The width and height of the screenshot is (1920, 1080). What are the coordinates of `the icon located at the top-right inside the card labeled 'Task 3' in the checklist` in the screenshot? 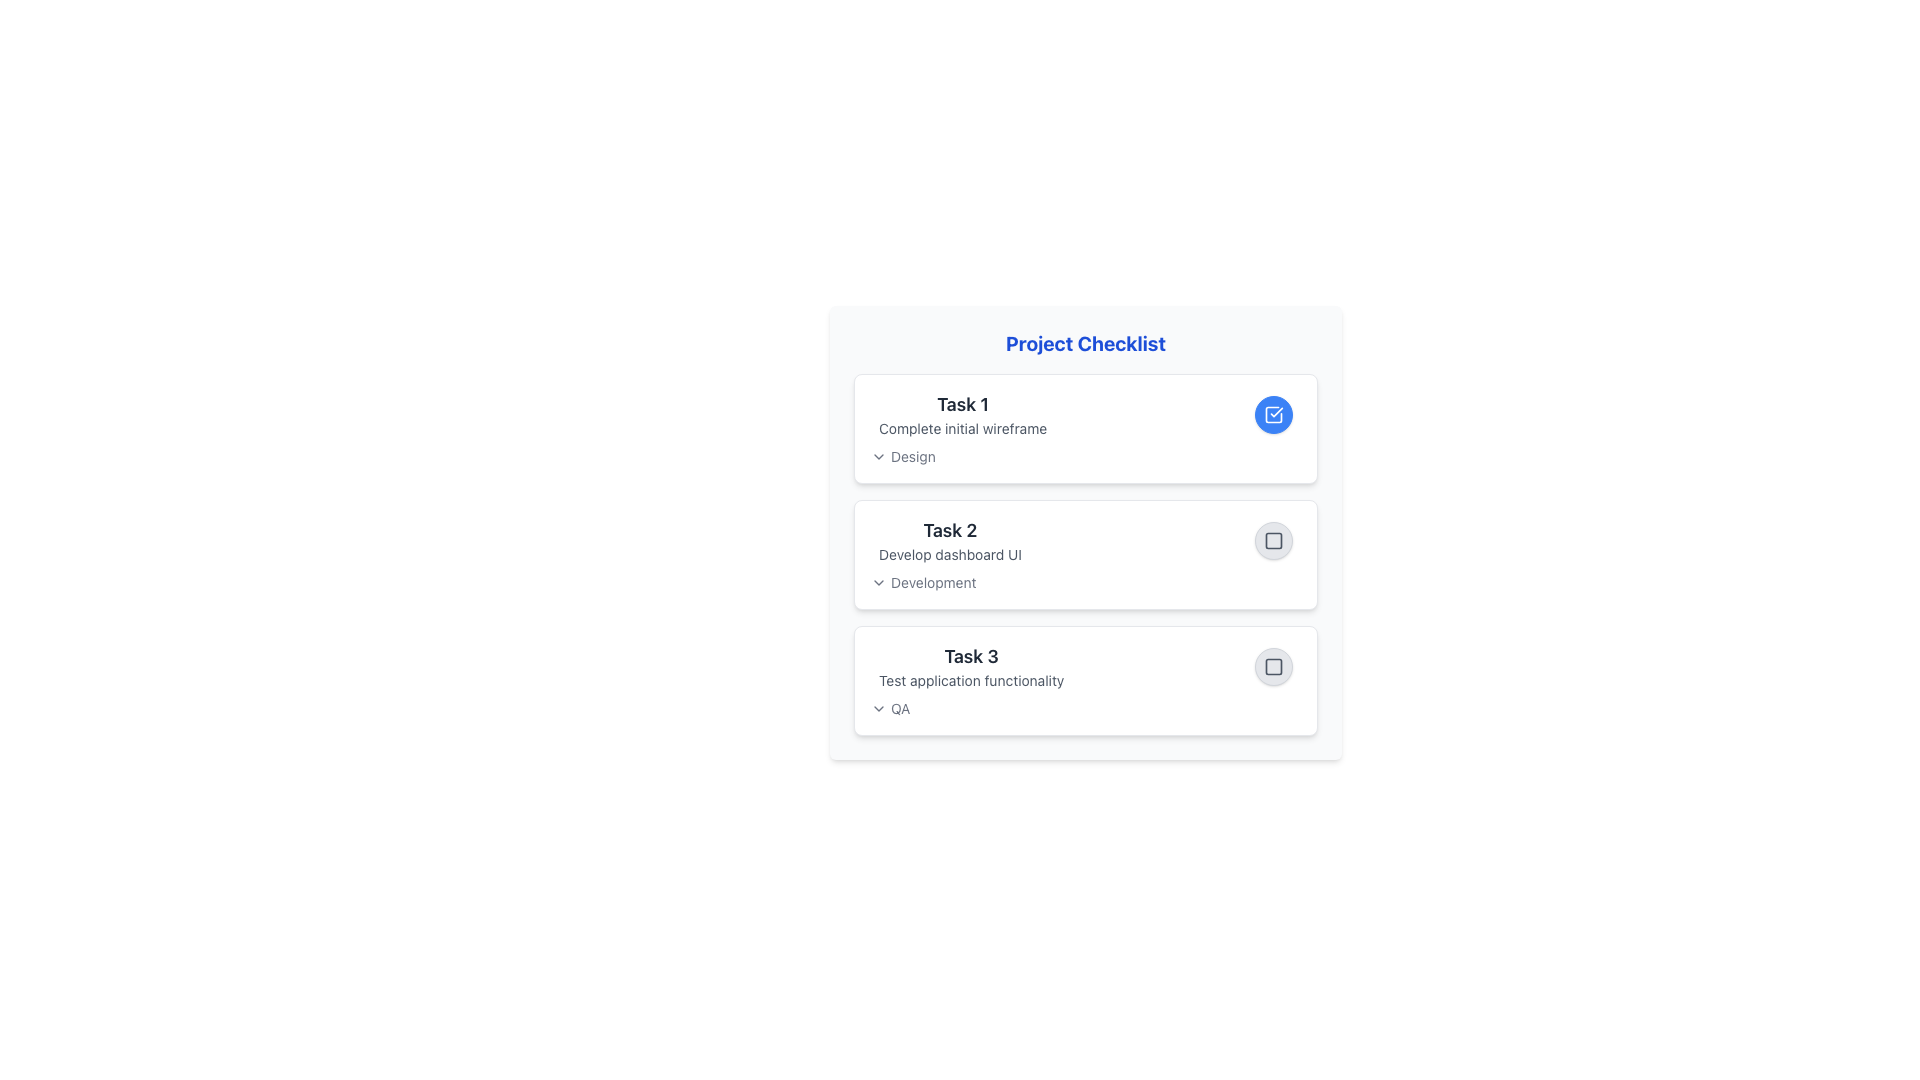 It's located at (1272, 667).